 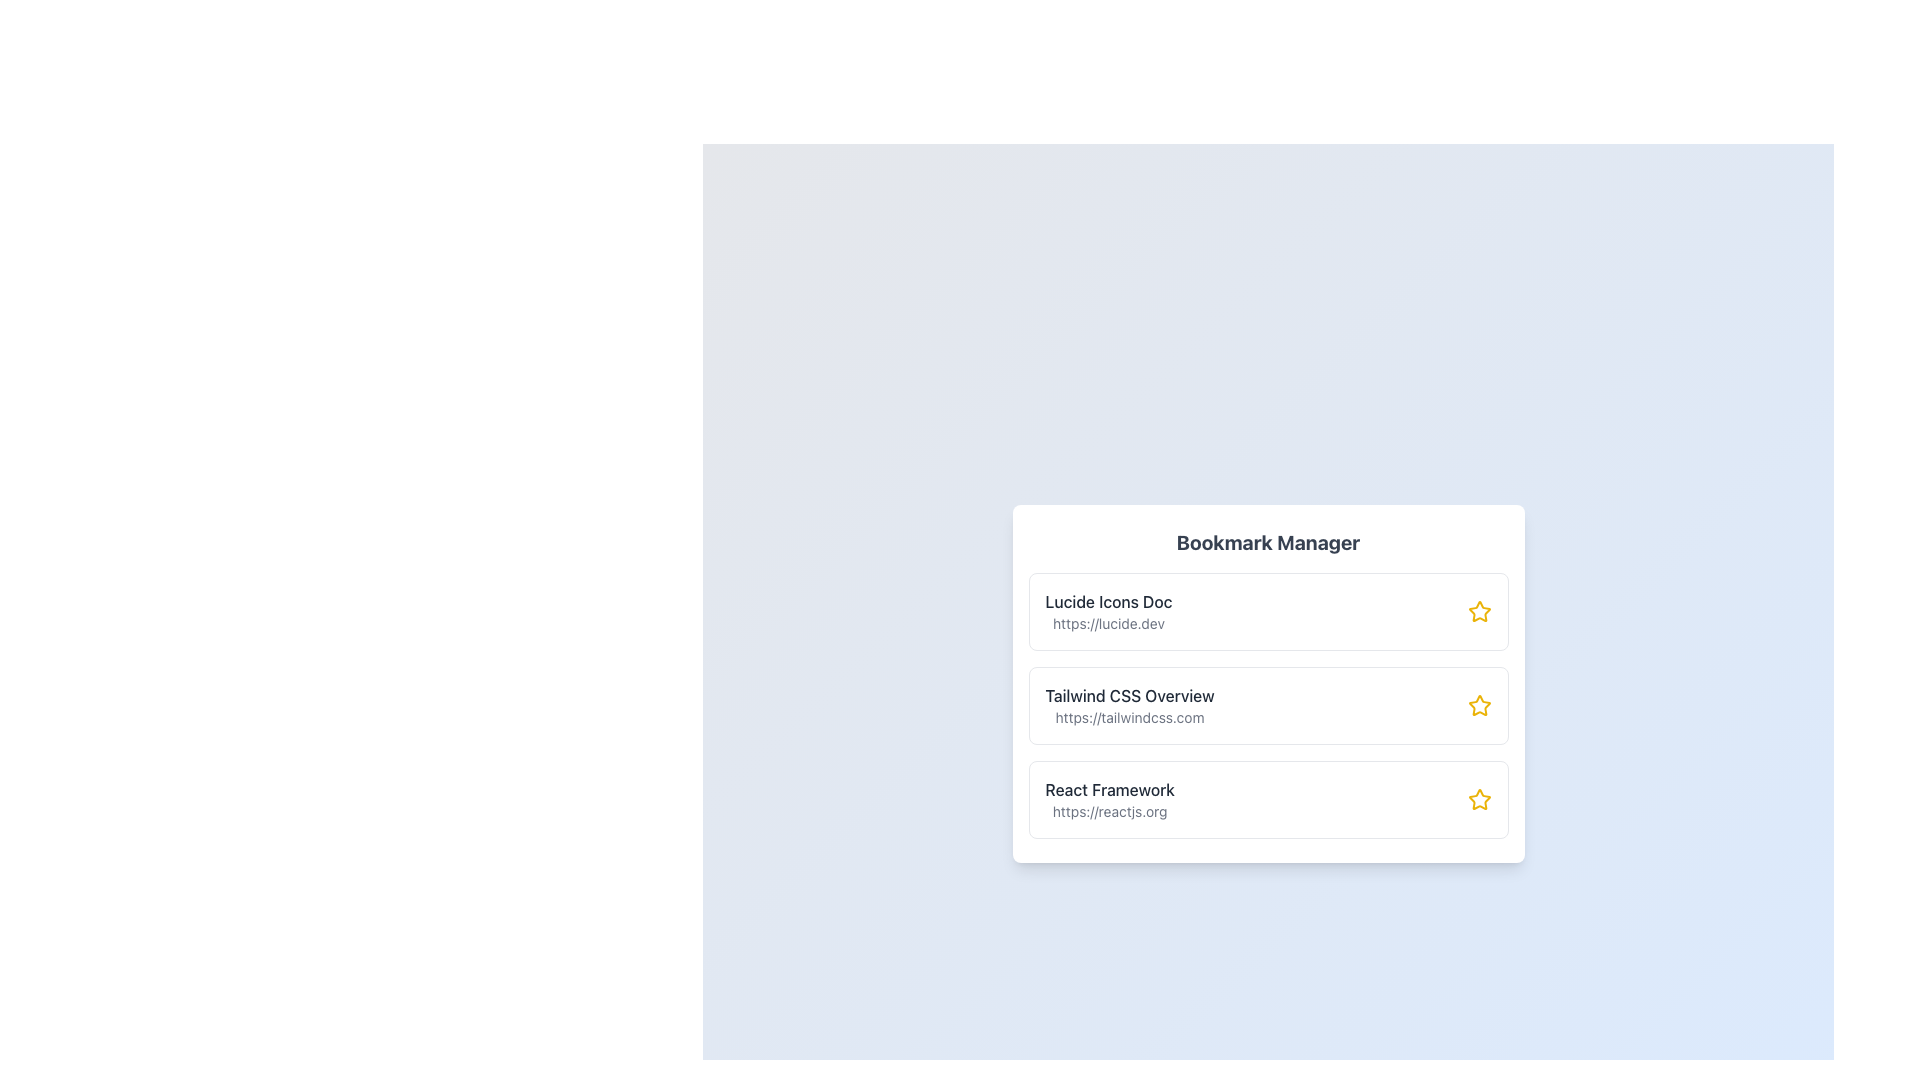 I want to click on the bookmark entry titled 'React Framework' in the Bookmark Manager to interact with nearby action buttons, so click(x=1109, y=798).